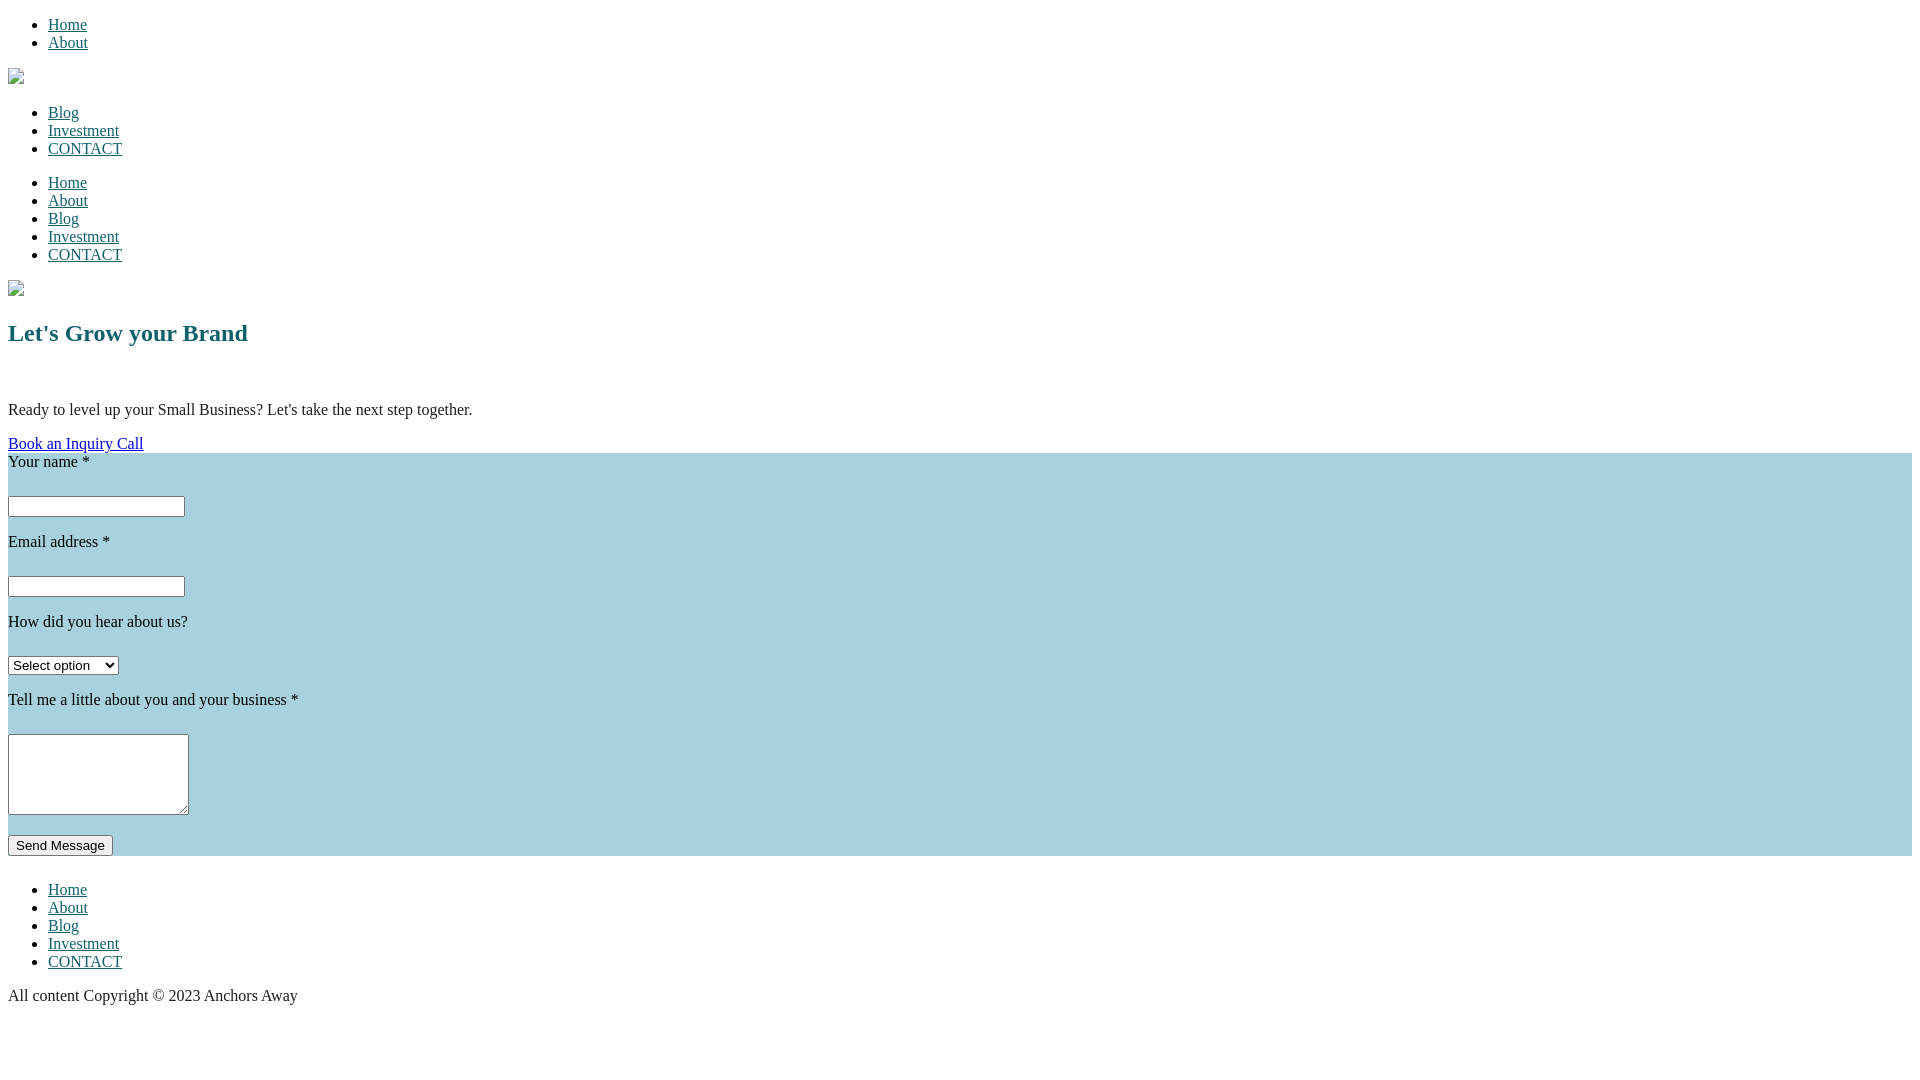 This screenshot has height=1080, width=1920. Describe the element at coordinates (67, 24) in the screenshot. I see `'Home'` at that location.